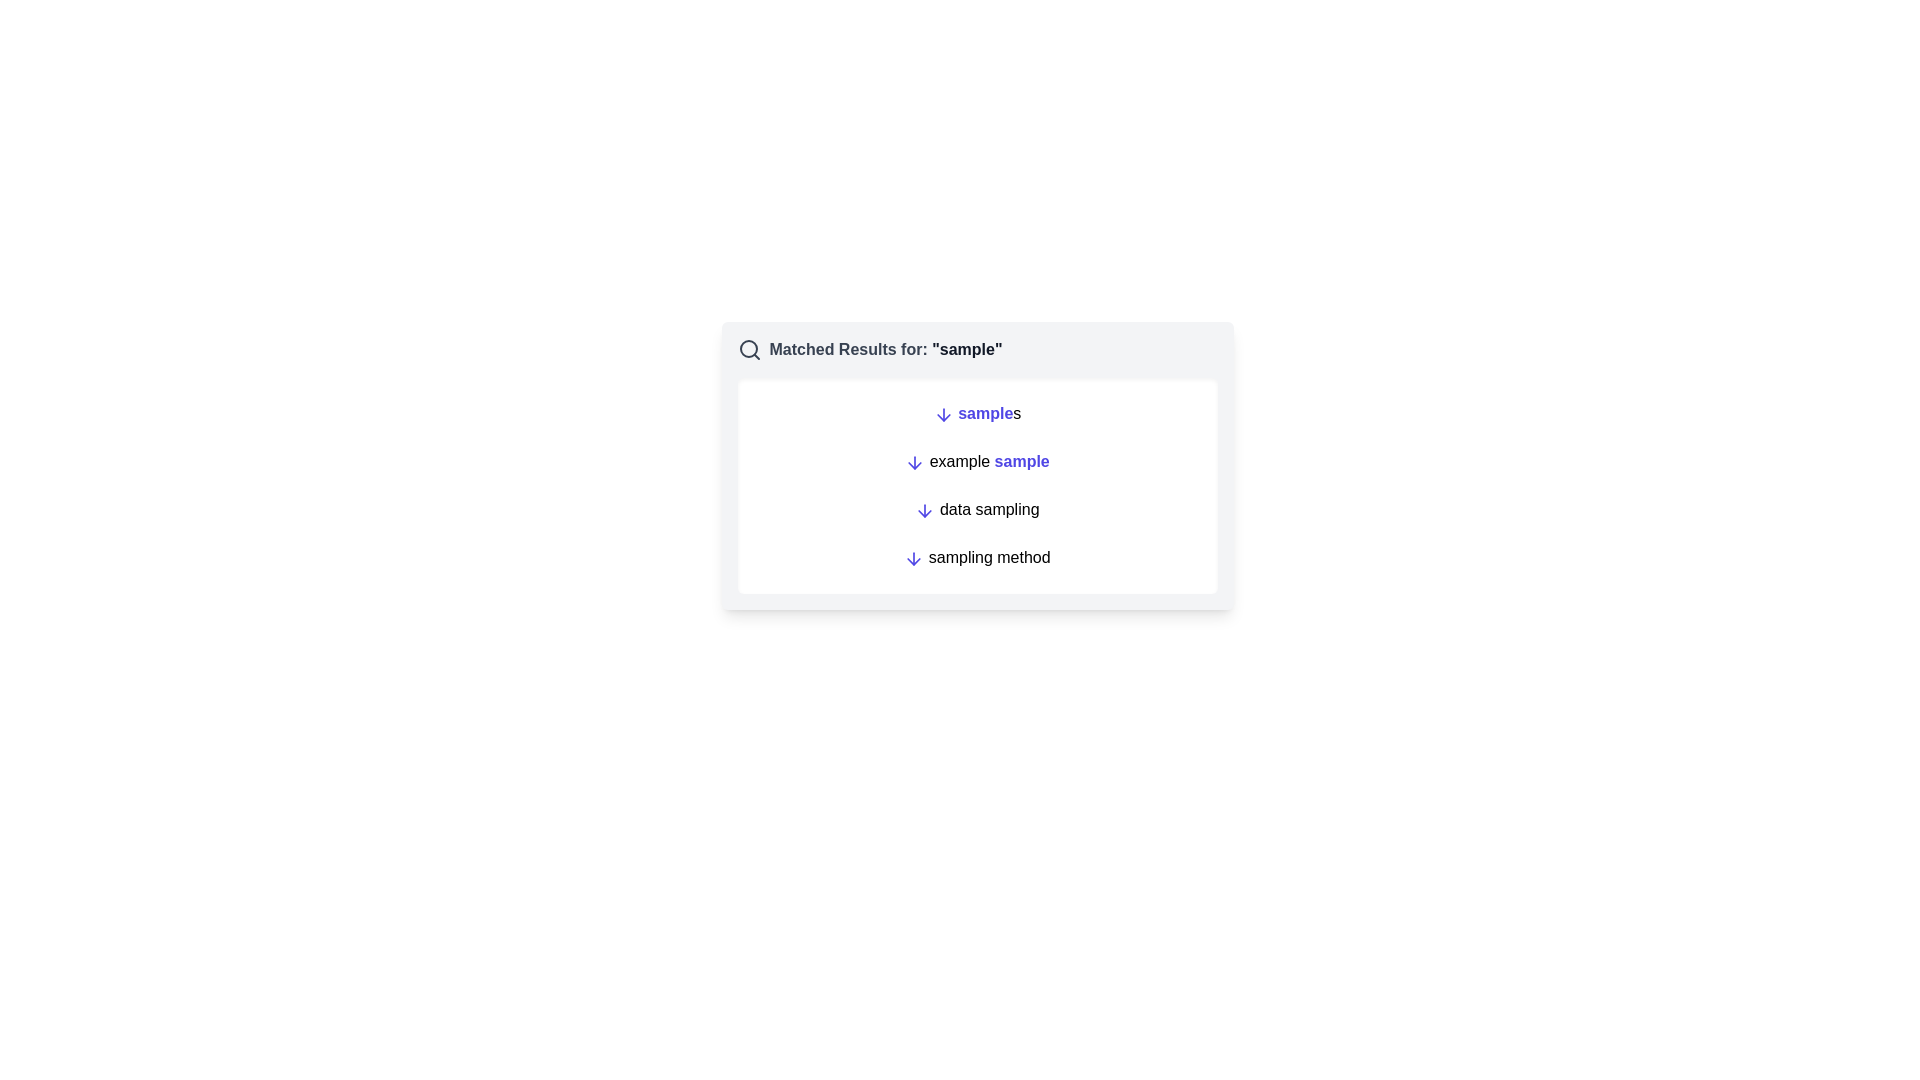 Image resolution: width=1920 pixels, height=1080 pixels. Describe the element at coordinates (977, 508) in the screenshot. I see `the 'data sampling' button, which is the third option in the list, to activate its hover effect` at that location.